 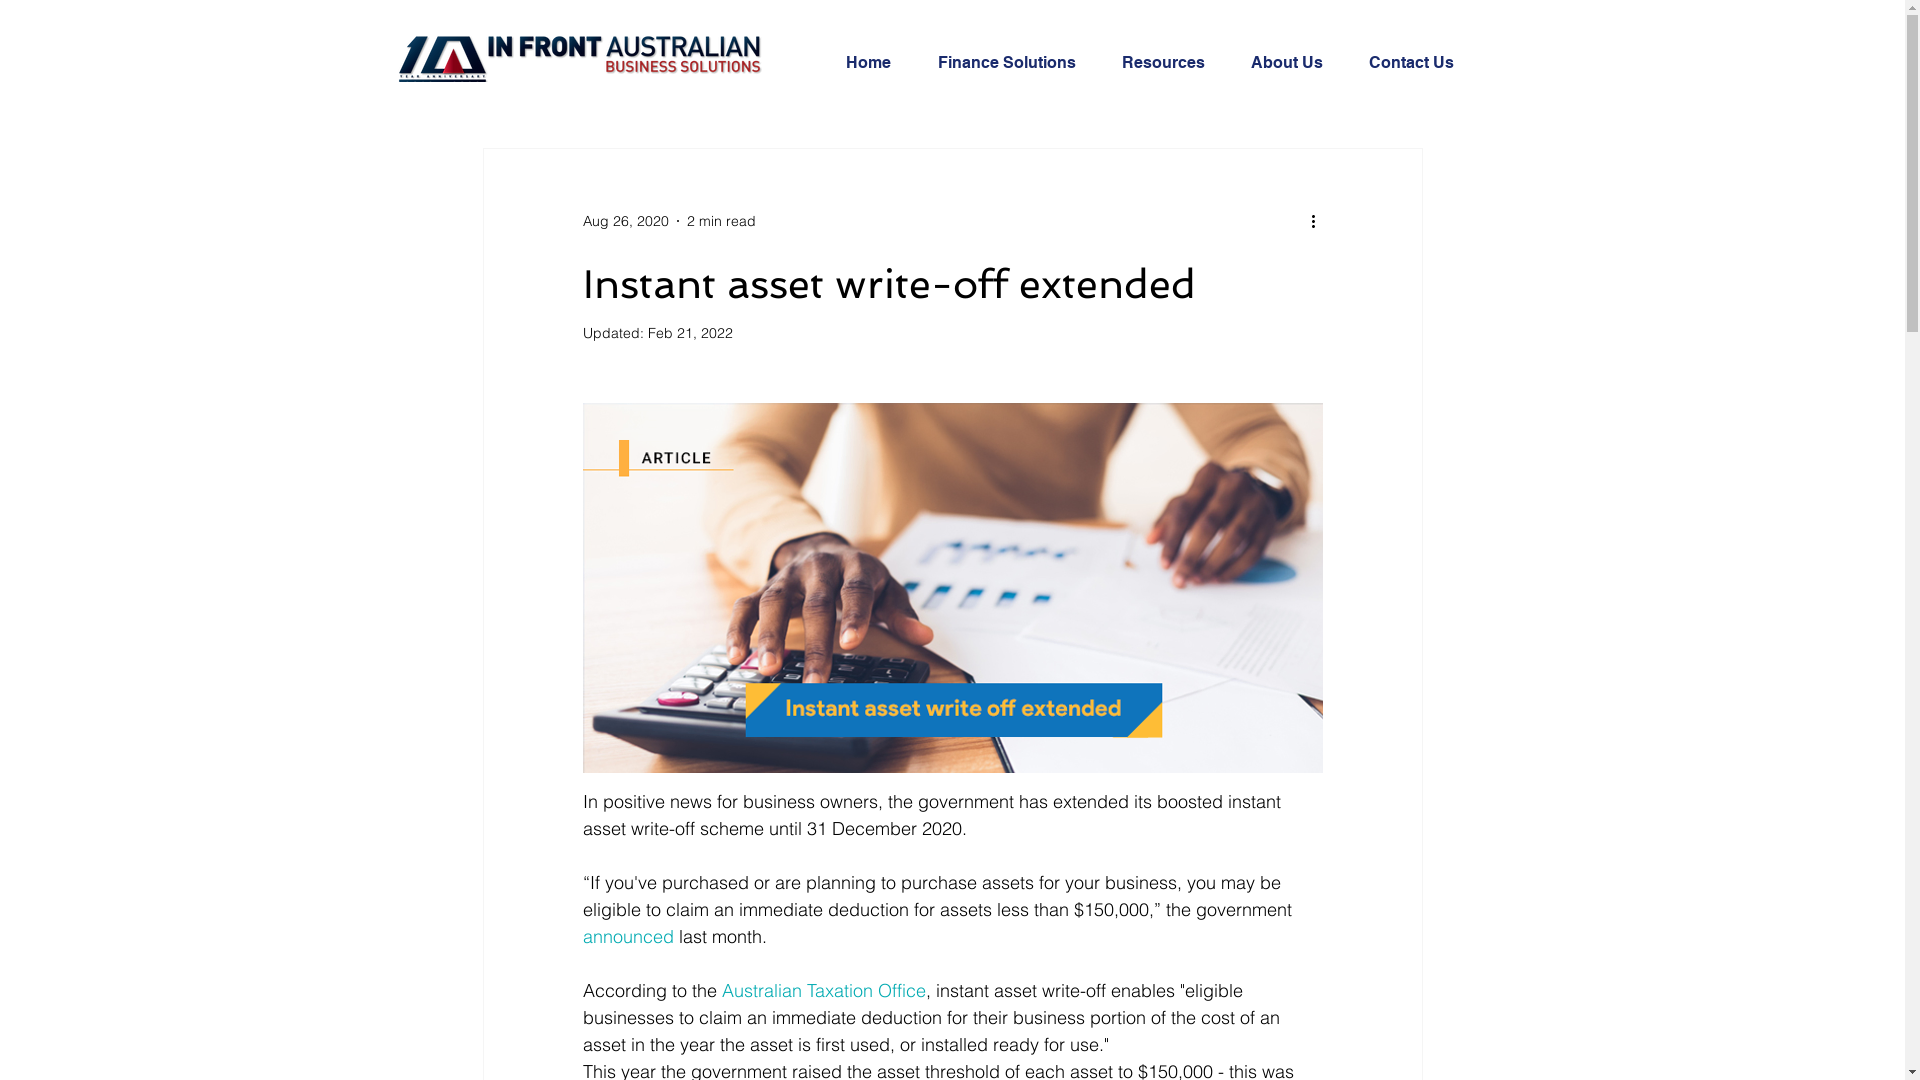 What do you see at coordinates (626, 936) in the screenshot?
I see `'announced'` at bounding box center [626, 936].